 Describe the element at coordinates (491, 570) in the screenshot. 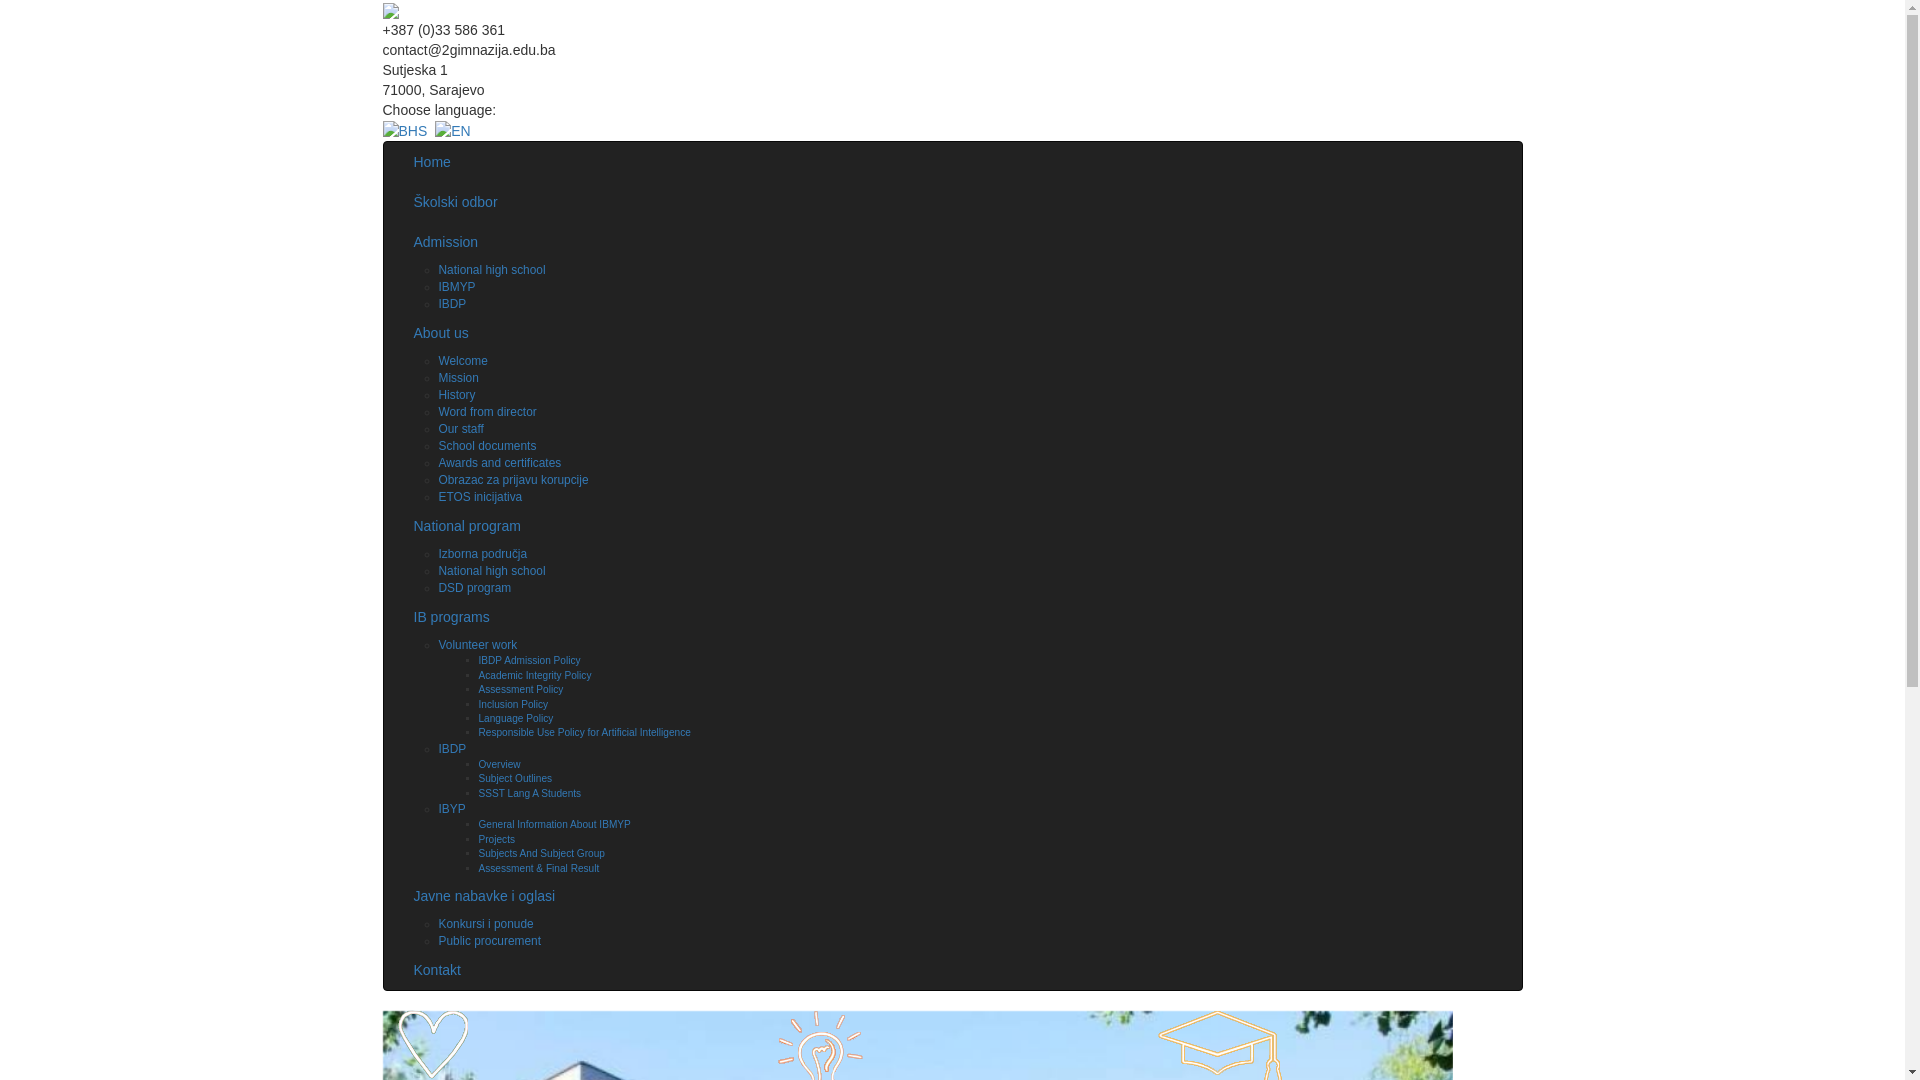

I see `'National high school'` at that location.